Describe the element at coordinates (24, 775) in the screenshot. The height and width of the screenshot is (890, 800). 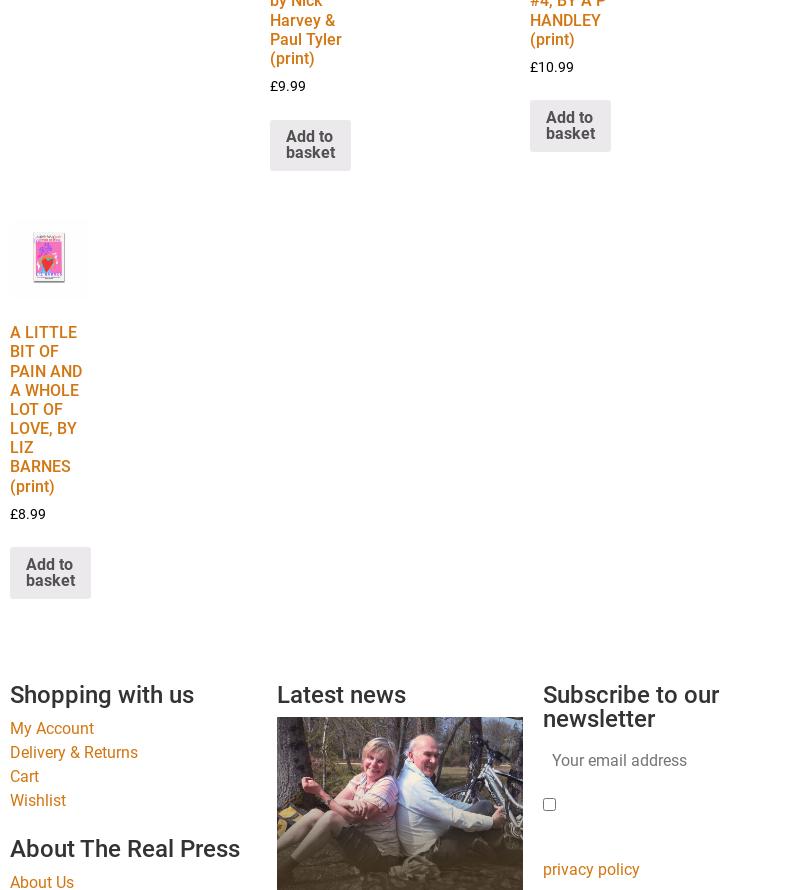
I see `'Cart'` at that location.